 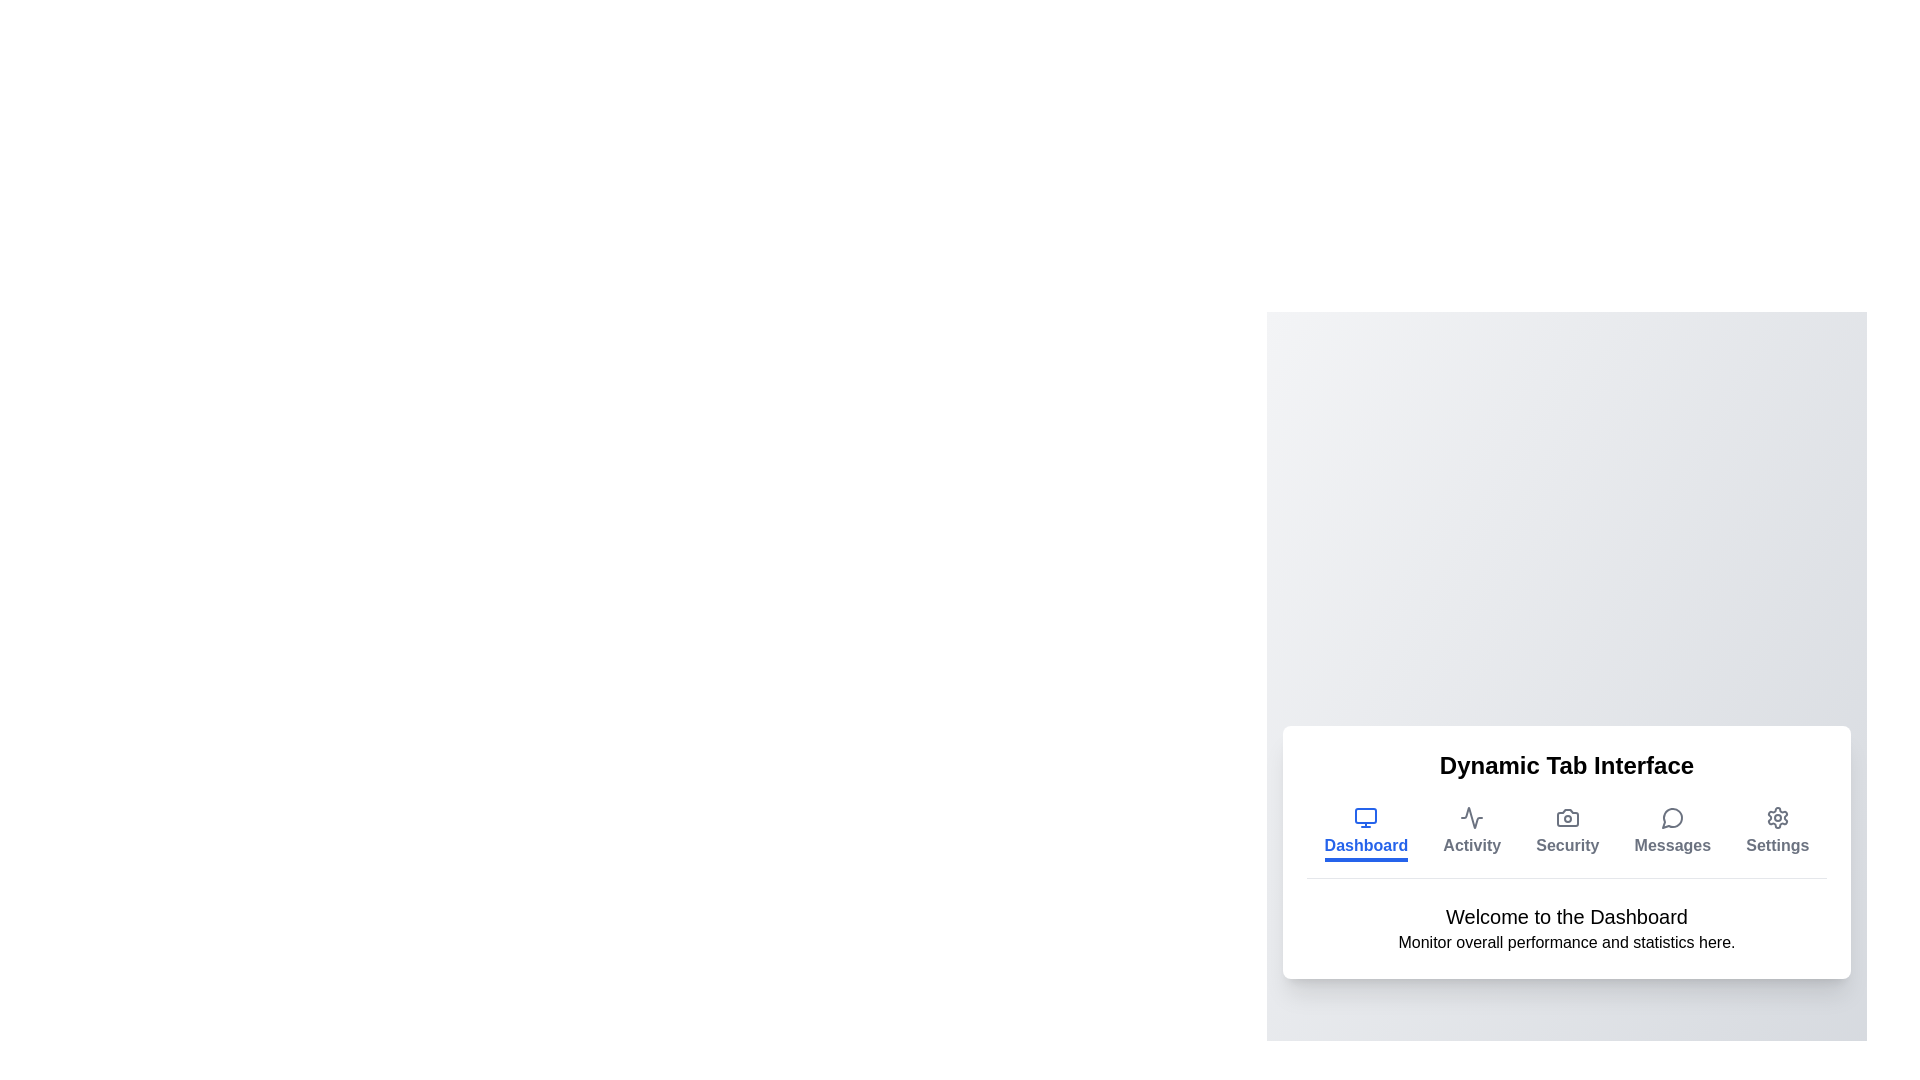 What do you see at coordinates (1472, 817) in the screenshot?
I see `the 'Activity' tab icon, which is the second tab in a horizontal row of navigation tabs at the center bottom of the card component` at bounding box center [1472, 817].